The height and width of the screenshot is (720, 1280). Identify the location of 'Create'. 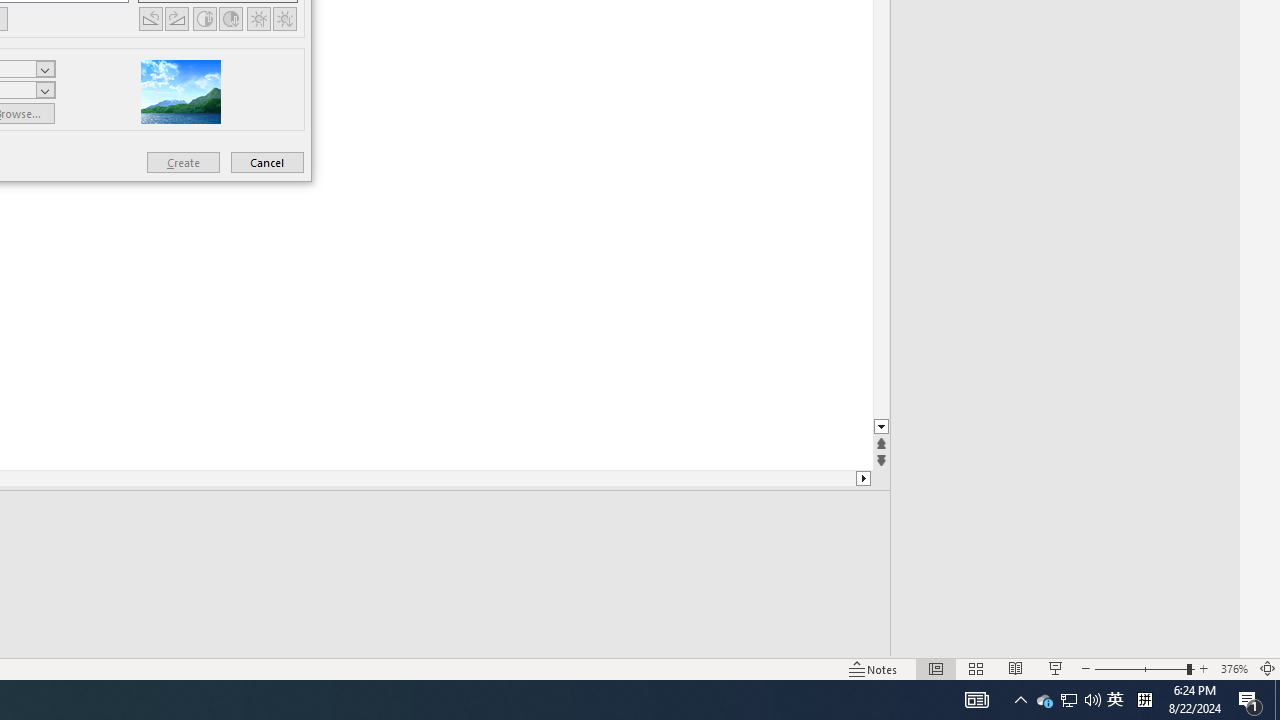
(183, 161).